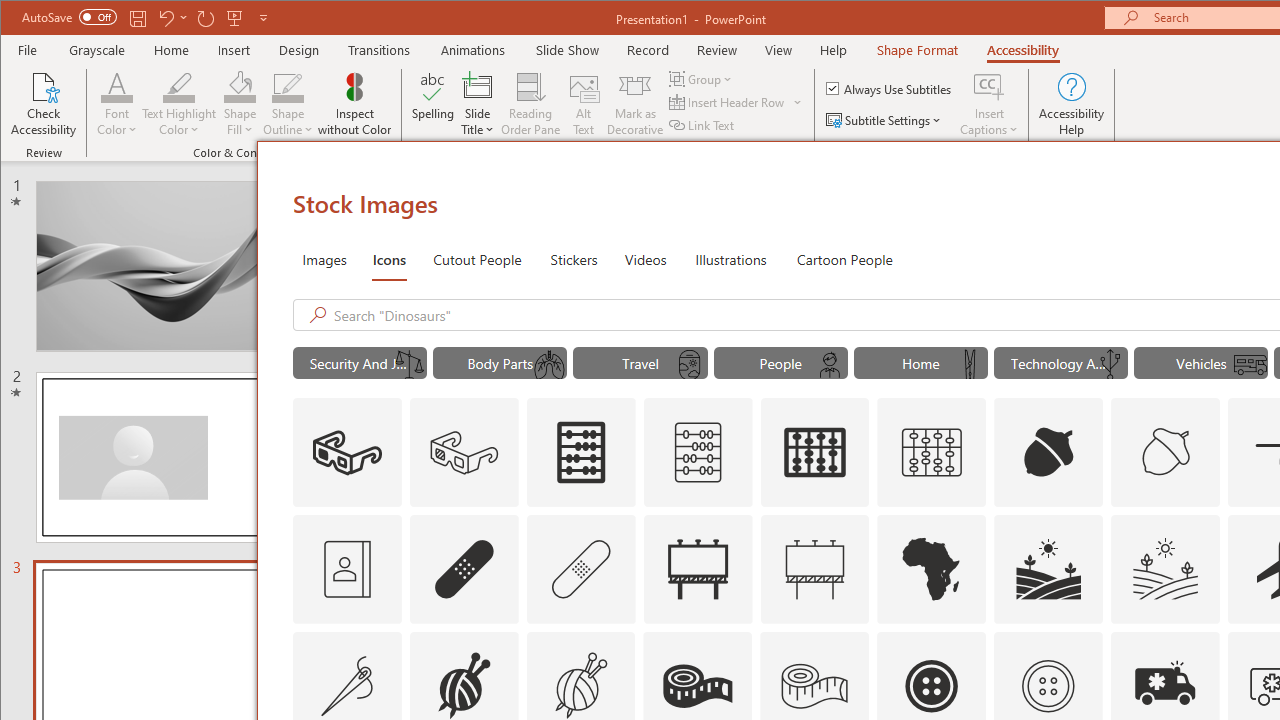 Image resolution: width=1280 pixels, height=720 pixels. Describe the element at coordinates (531, 104) in the screenshot. I see `'Reading Order Pane'` at that location.